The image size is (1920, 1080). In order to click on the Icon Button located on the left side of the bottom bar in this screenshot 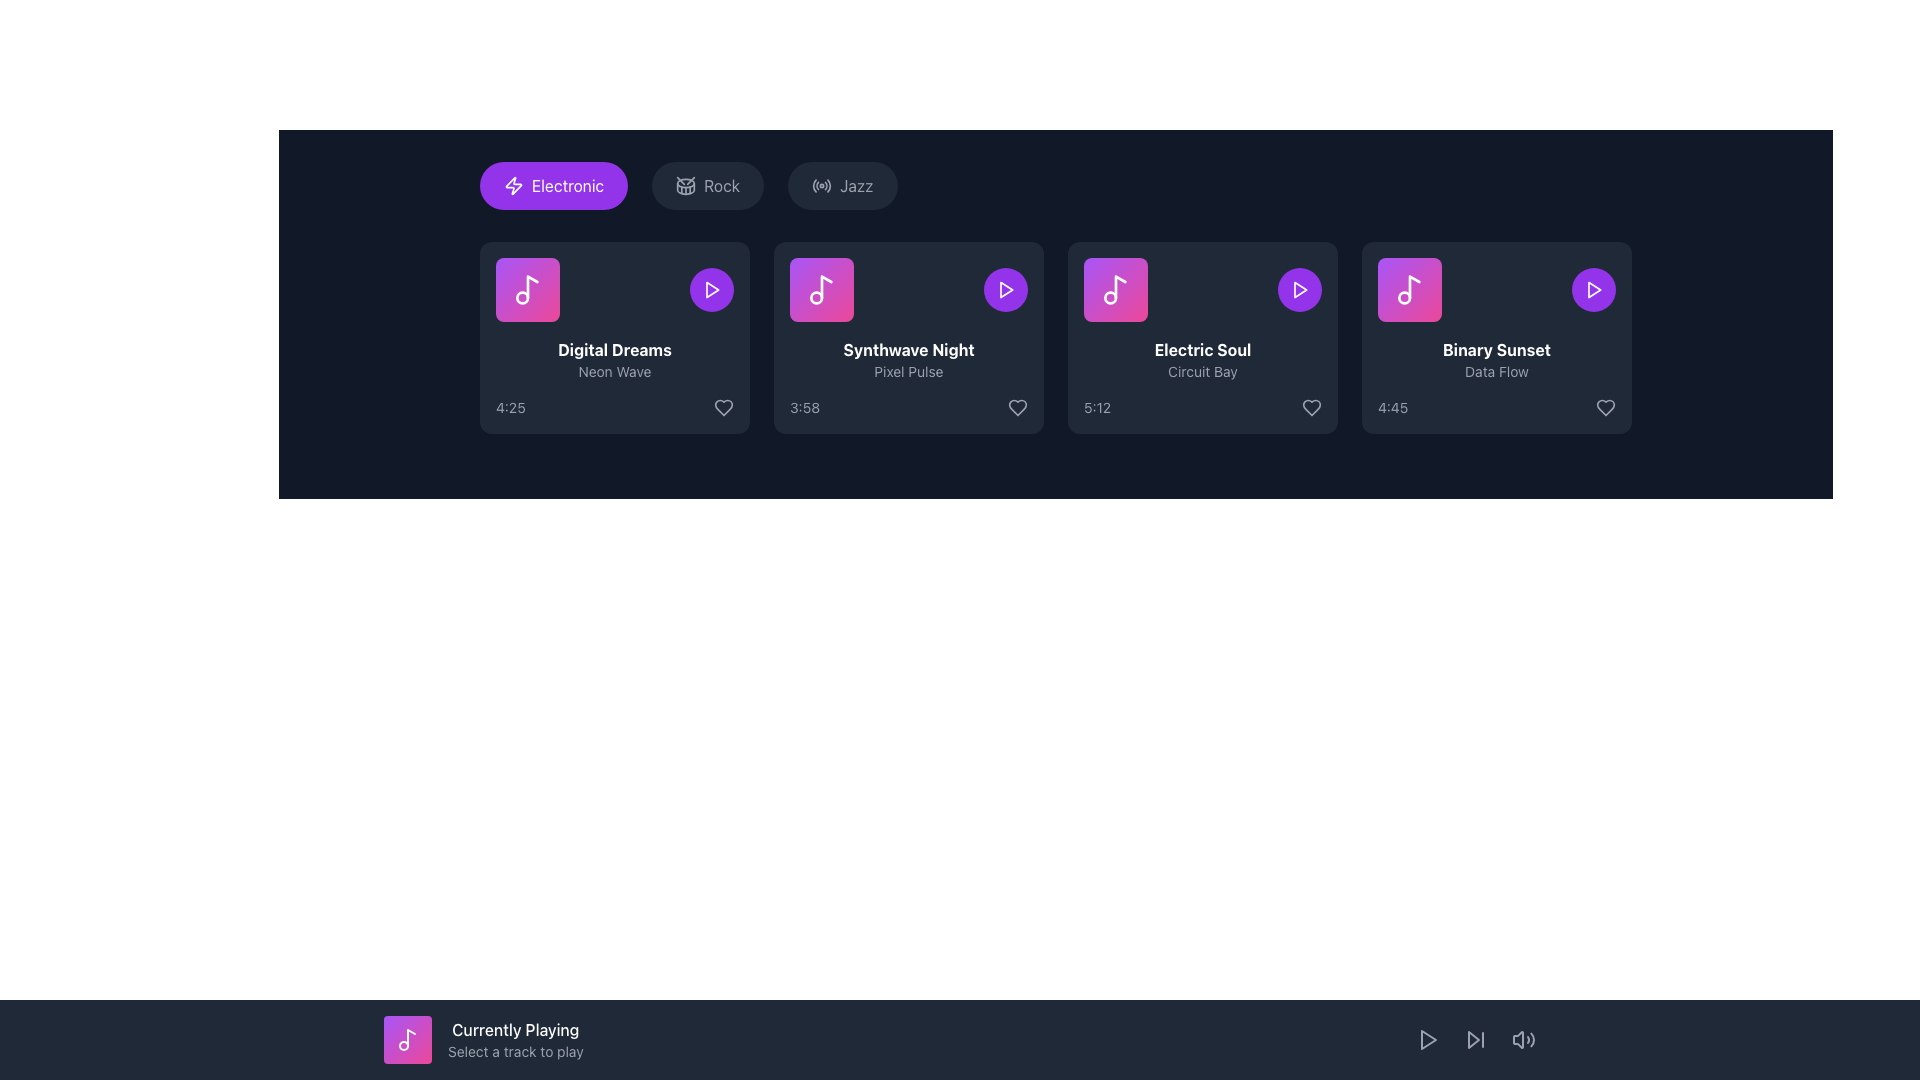, I will do `click(407, 1039)`.